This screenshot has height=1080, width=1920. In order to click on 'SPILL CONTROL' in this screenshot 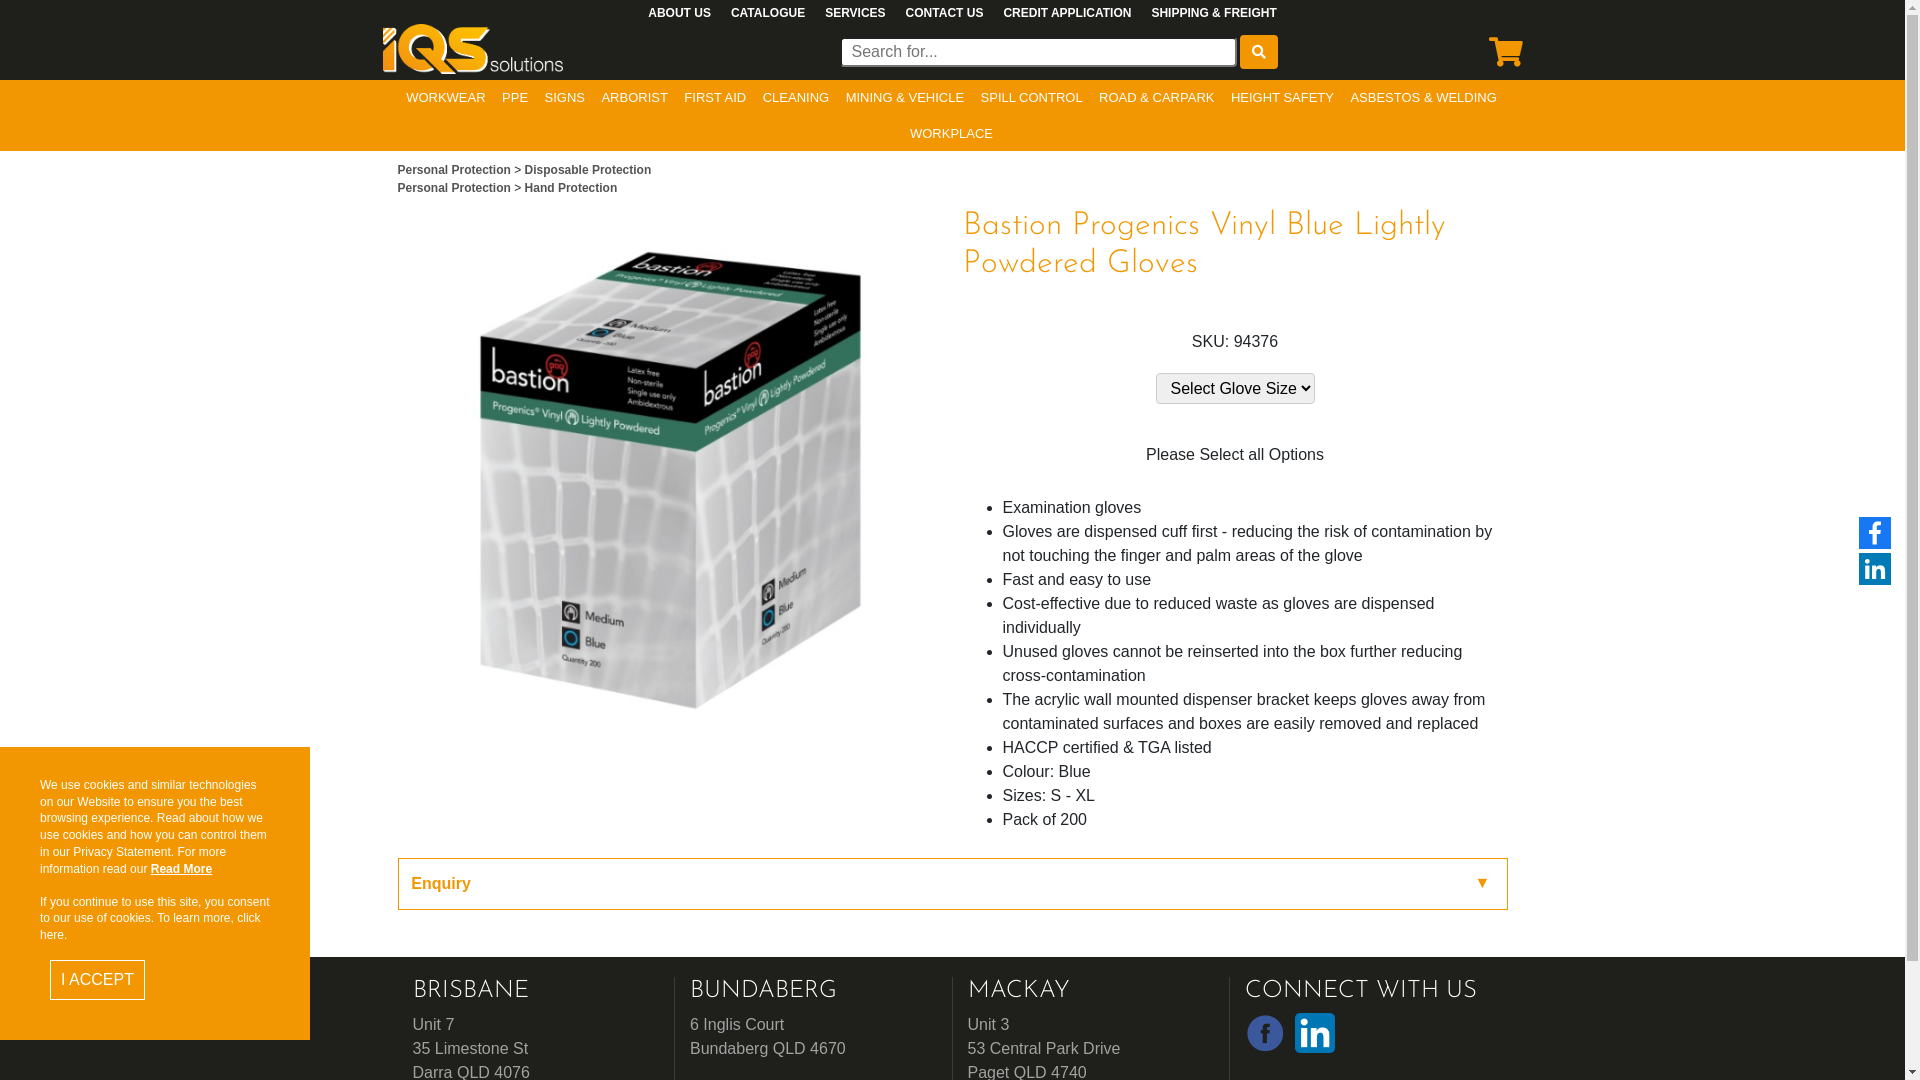, I will do `click(1032, 97)`.